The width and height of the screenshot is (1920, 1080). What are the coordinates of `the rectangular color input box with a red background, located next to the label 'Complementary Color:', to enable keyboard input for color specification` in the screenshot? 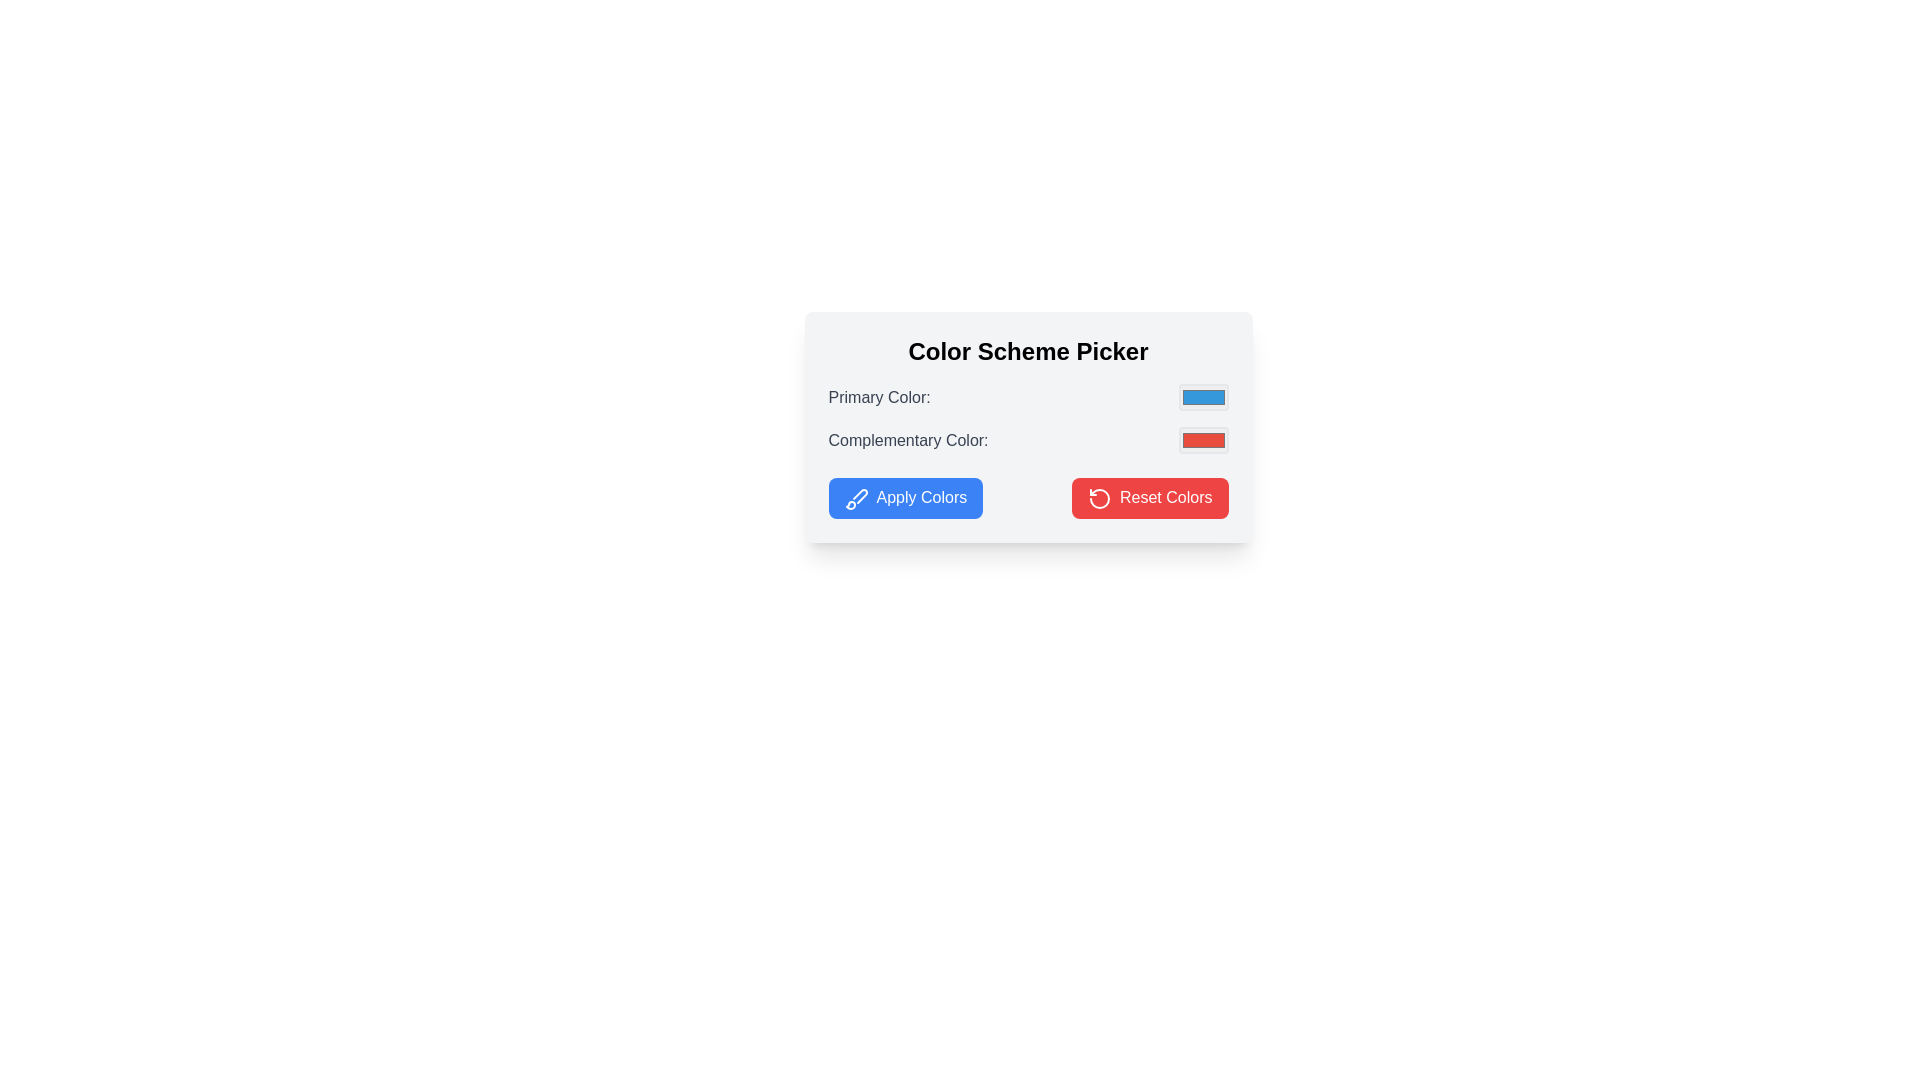 It's located at (1202, 439).